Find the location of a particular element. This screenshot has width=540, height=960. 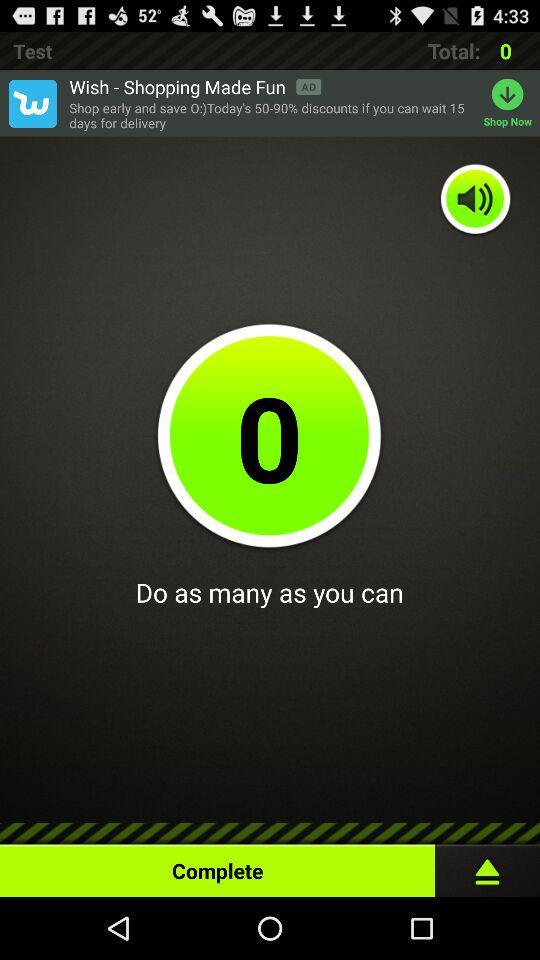

top is located at coordinates (486, 865).